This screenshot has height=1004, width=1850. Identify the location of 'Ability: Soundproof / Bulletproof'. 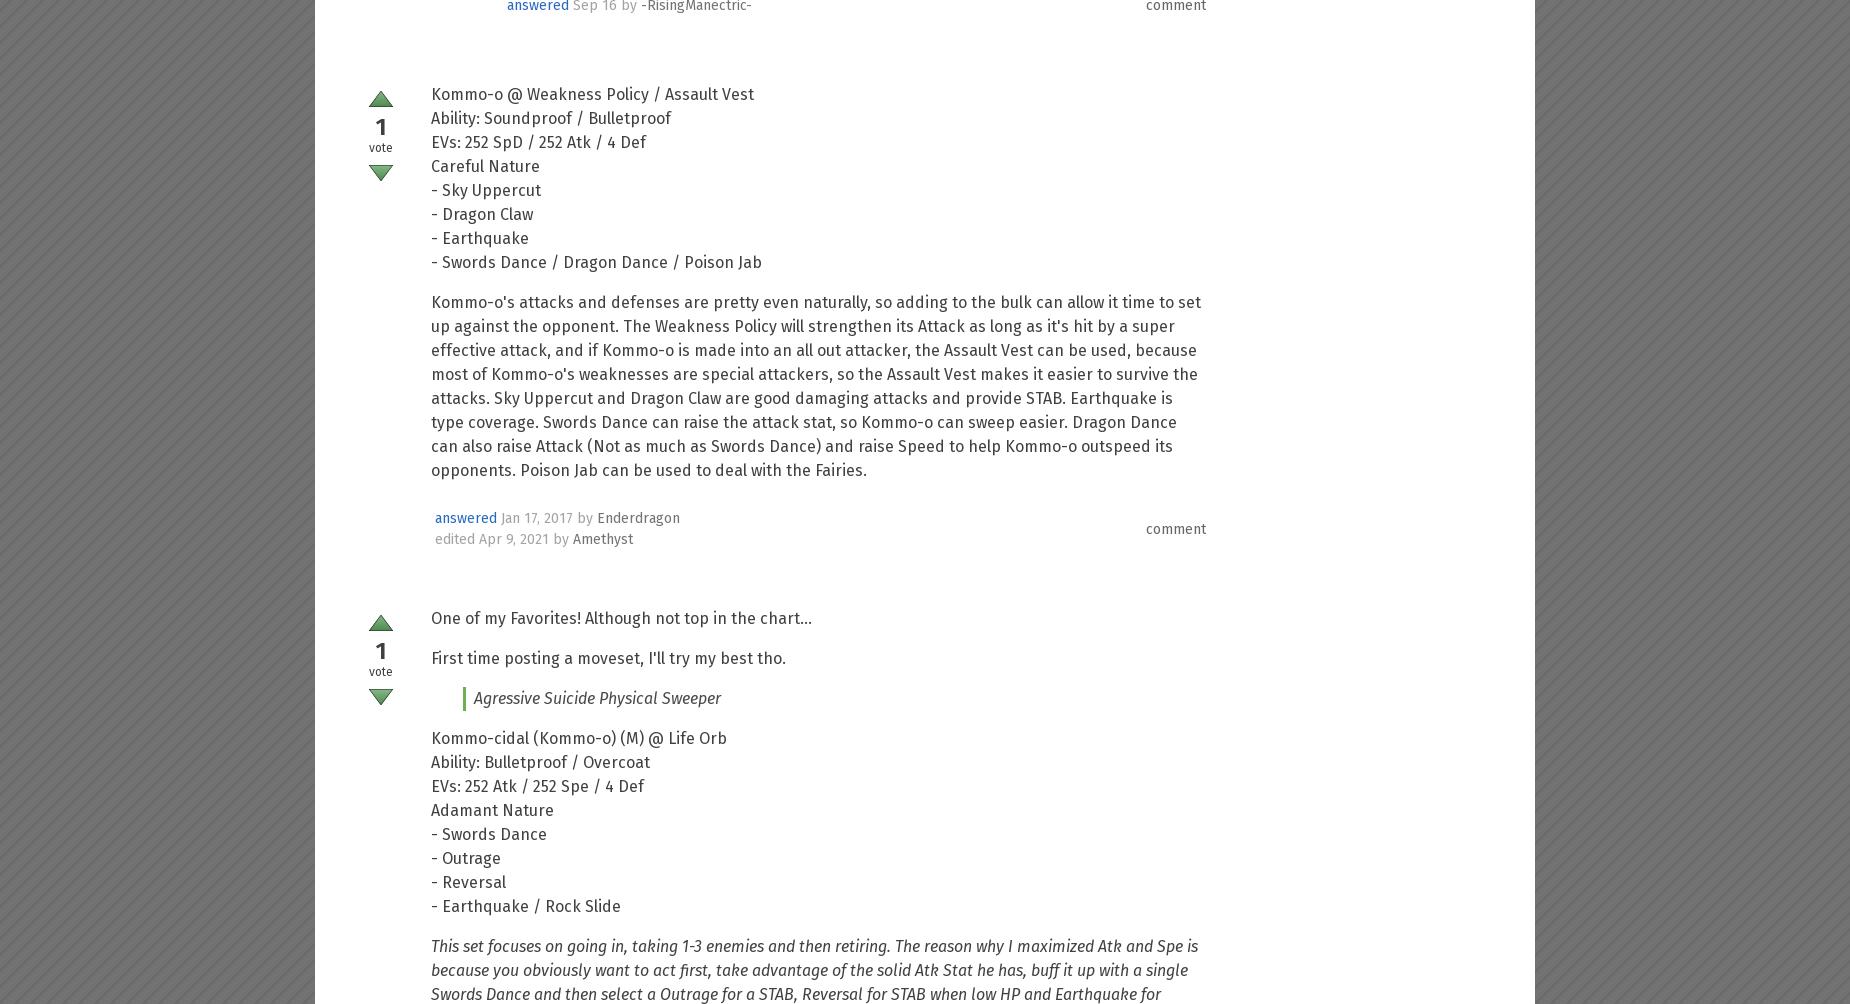
(430, 118).